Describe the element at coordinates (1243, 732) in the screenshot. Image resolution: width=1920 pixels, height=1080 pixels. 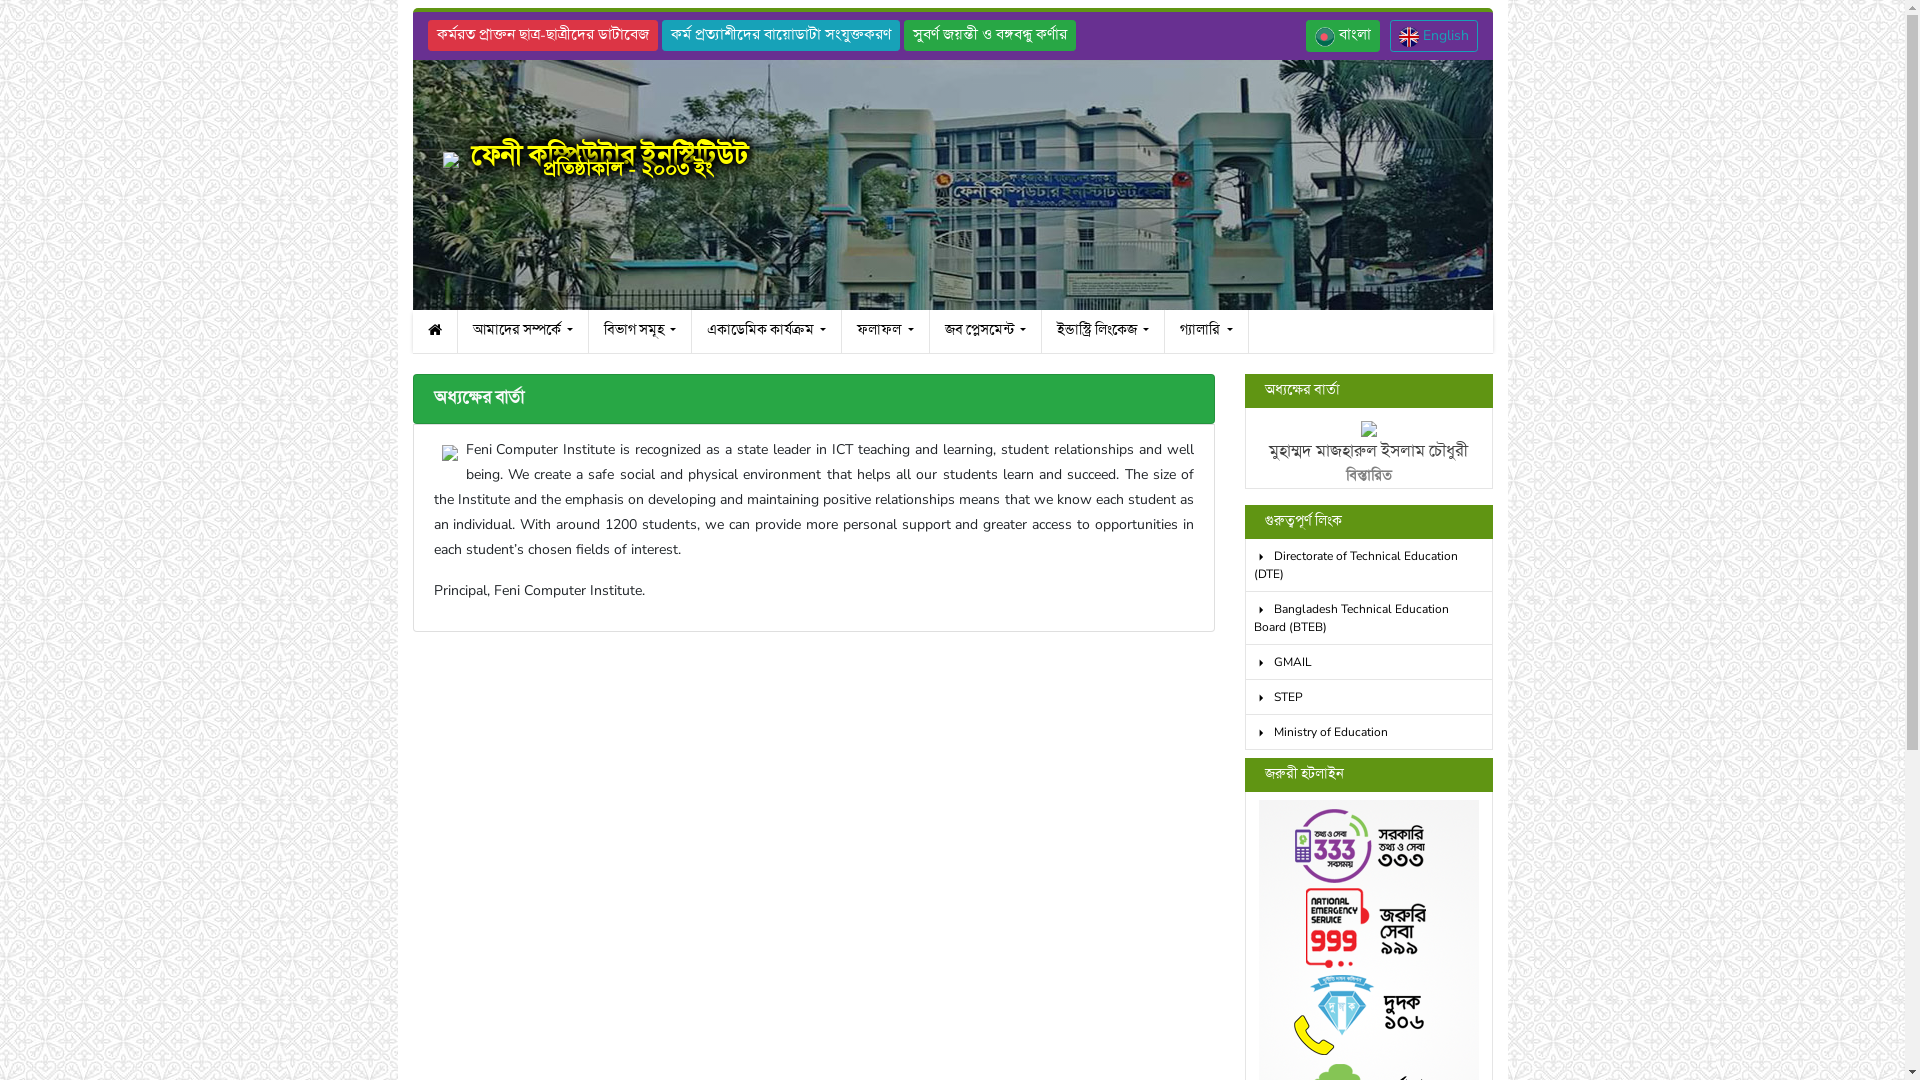
I see `'  Ministry of Education'` at that location.